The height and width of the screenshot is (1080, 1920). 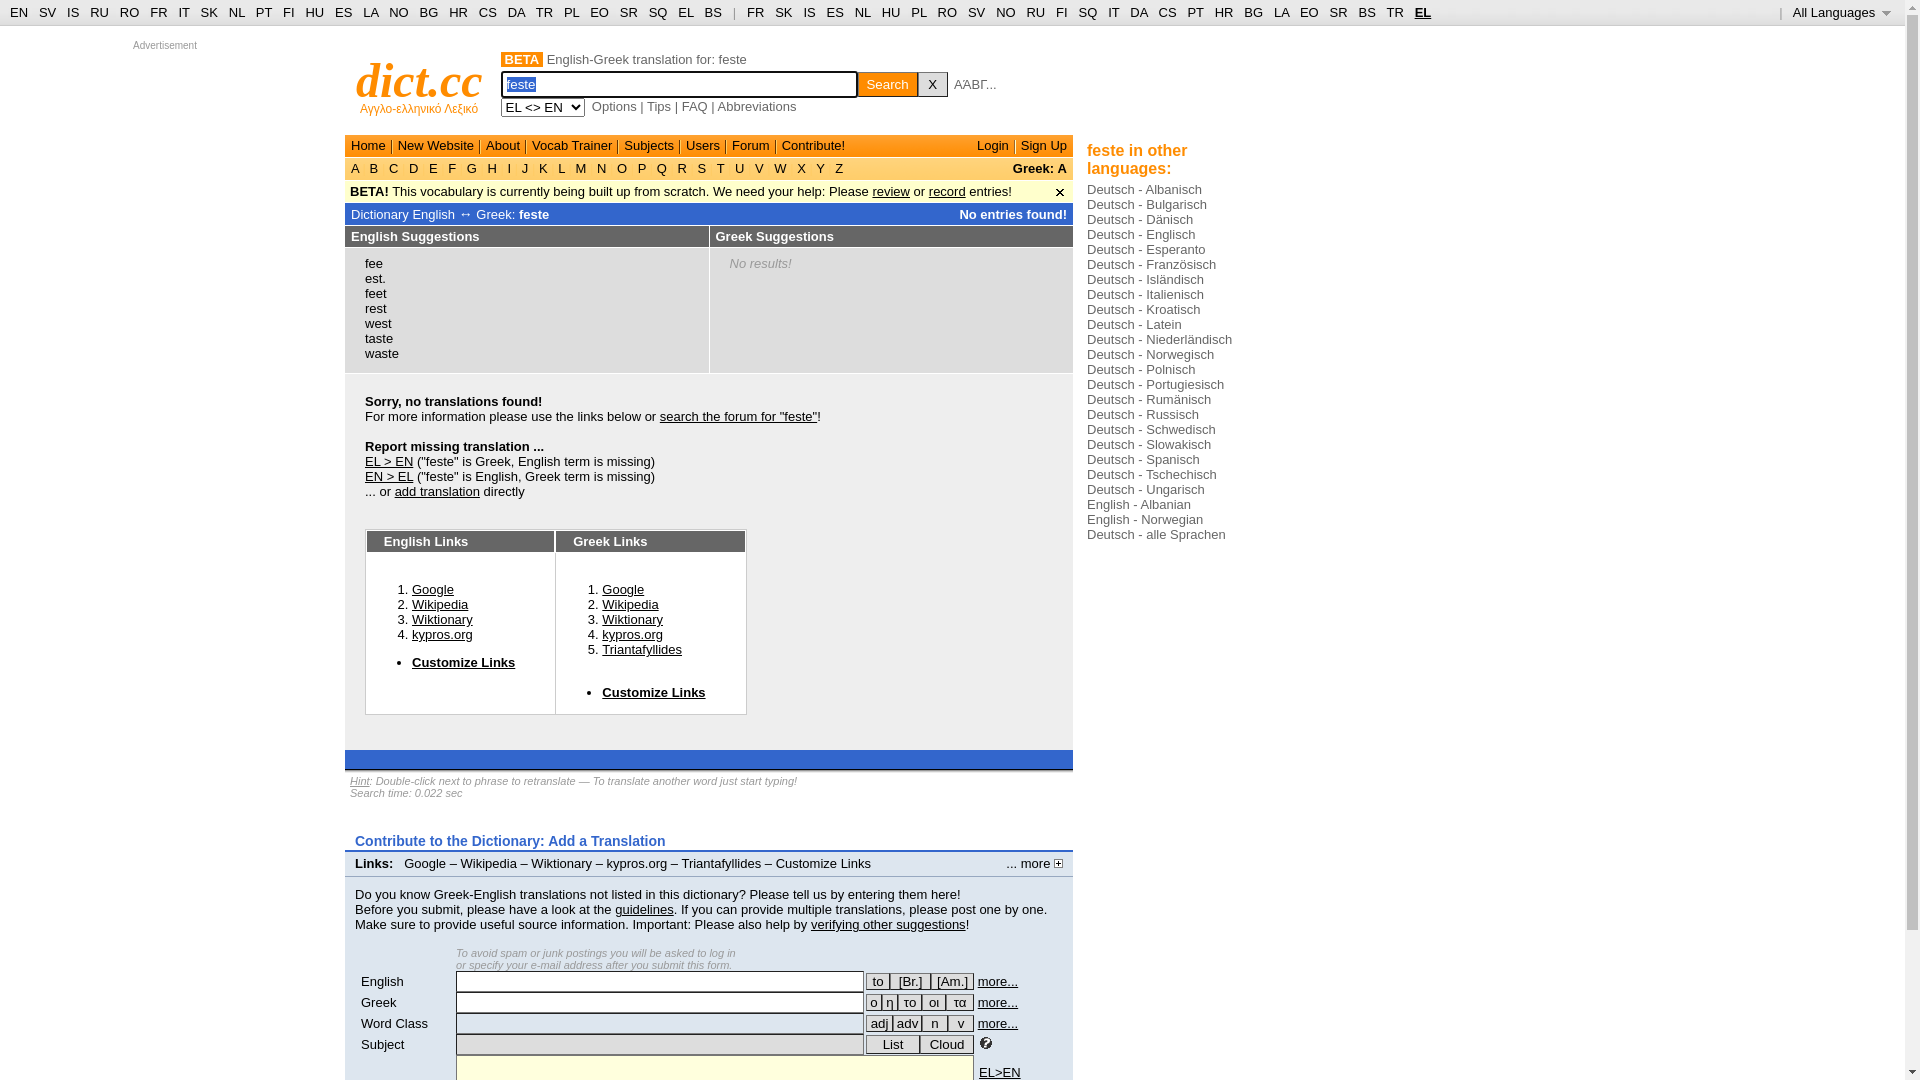 I want to click on 'kypros.org', so click(x=411, y=634).